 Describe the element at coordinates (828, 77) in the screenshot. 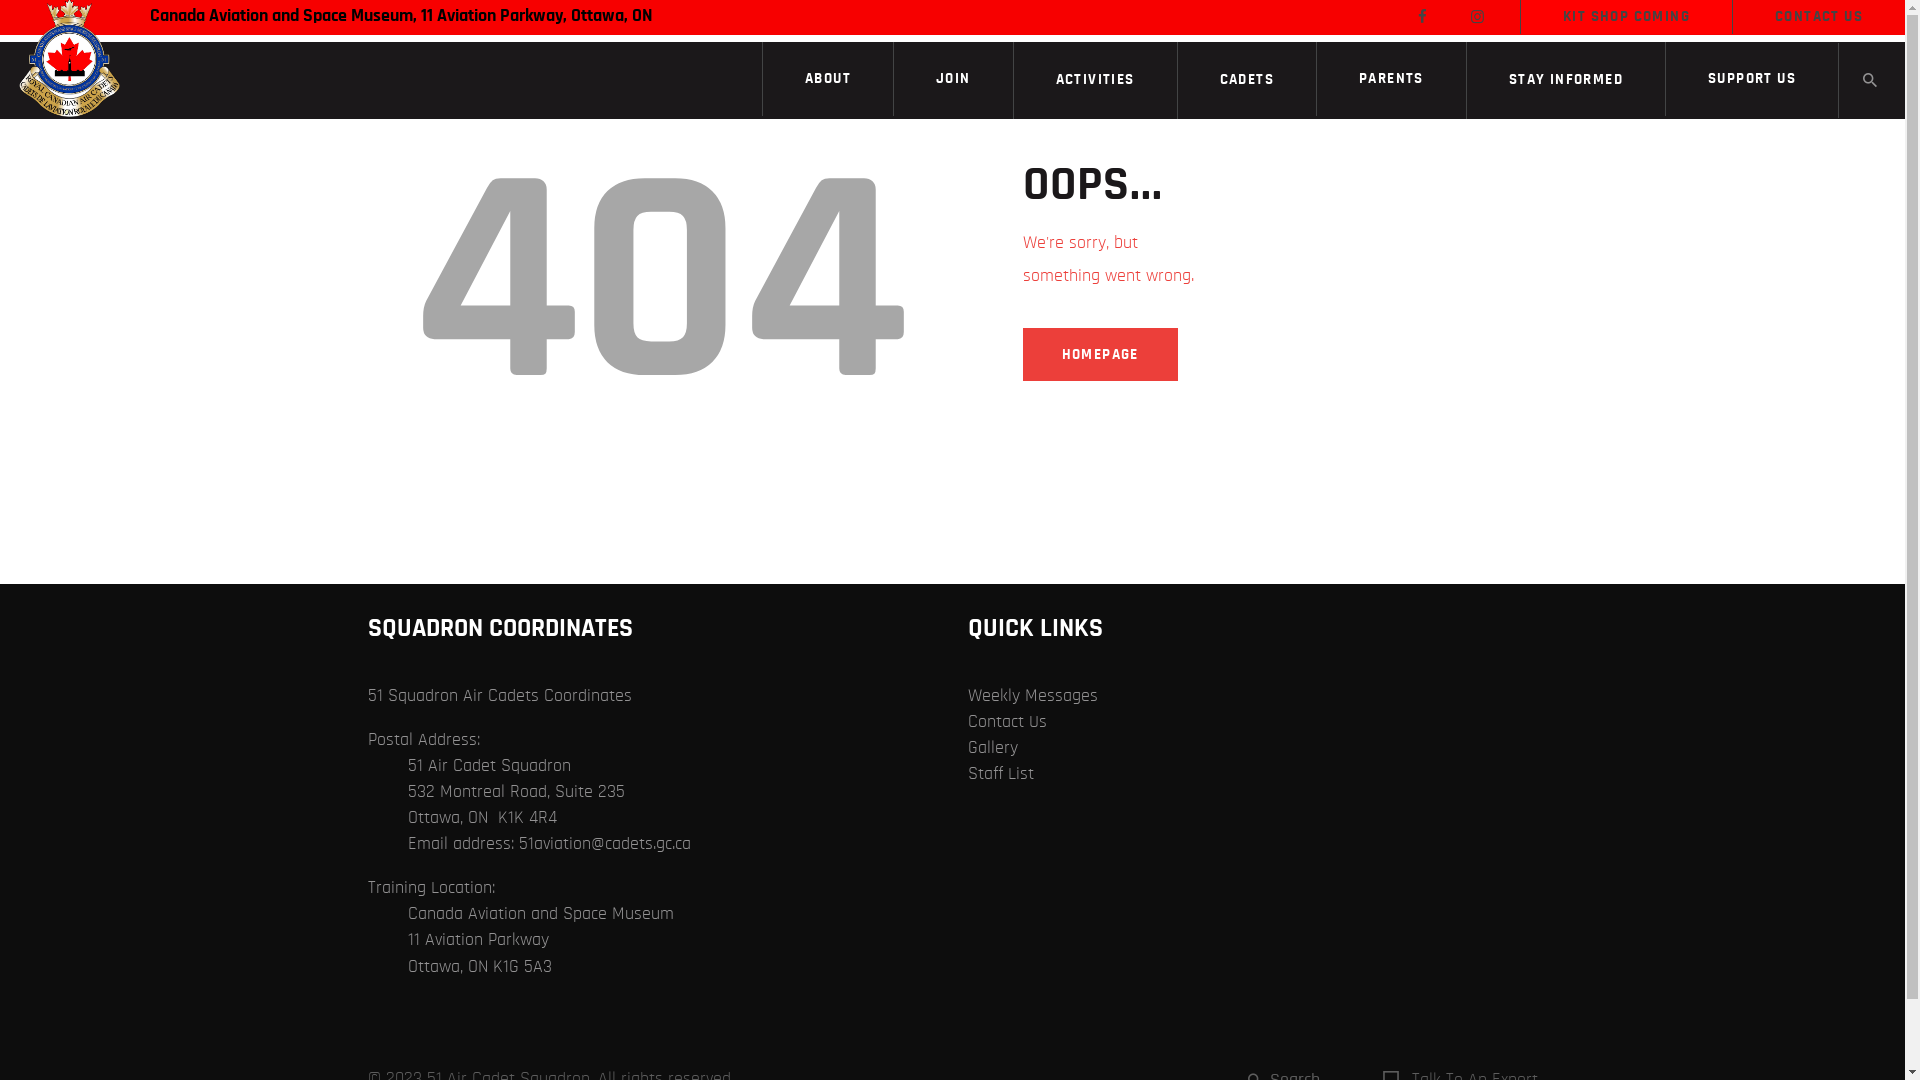

I see `'ABOUT'` at that location.